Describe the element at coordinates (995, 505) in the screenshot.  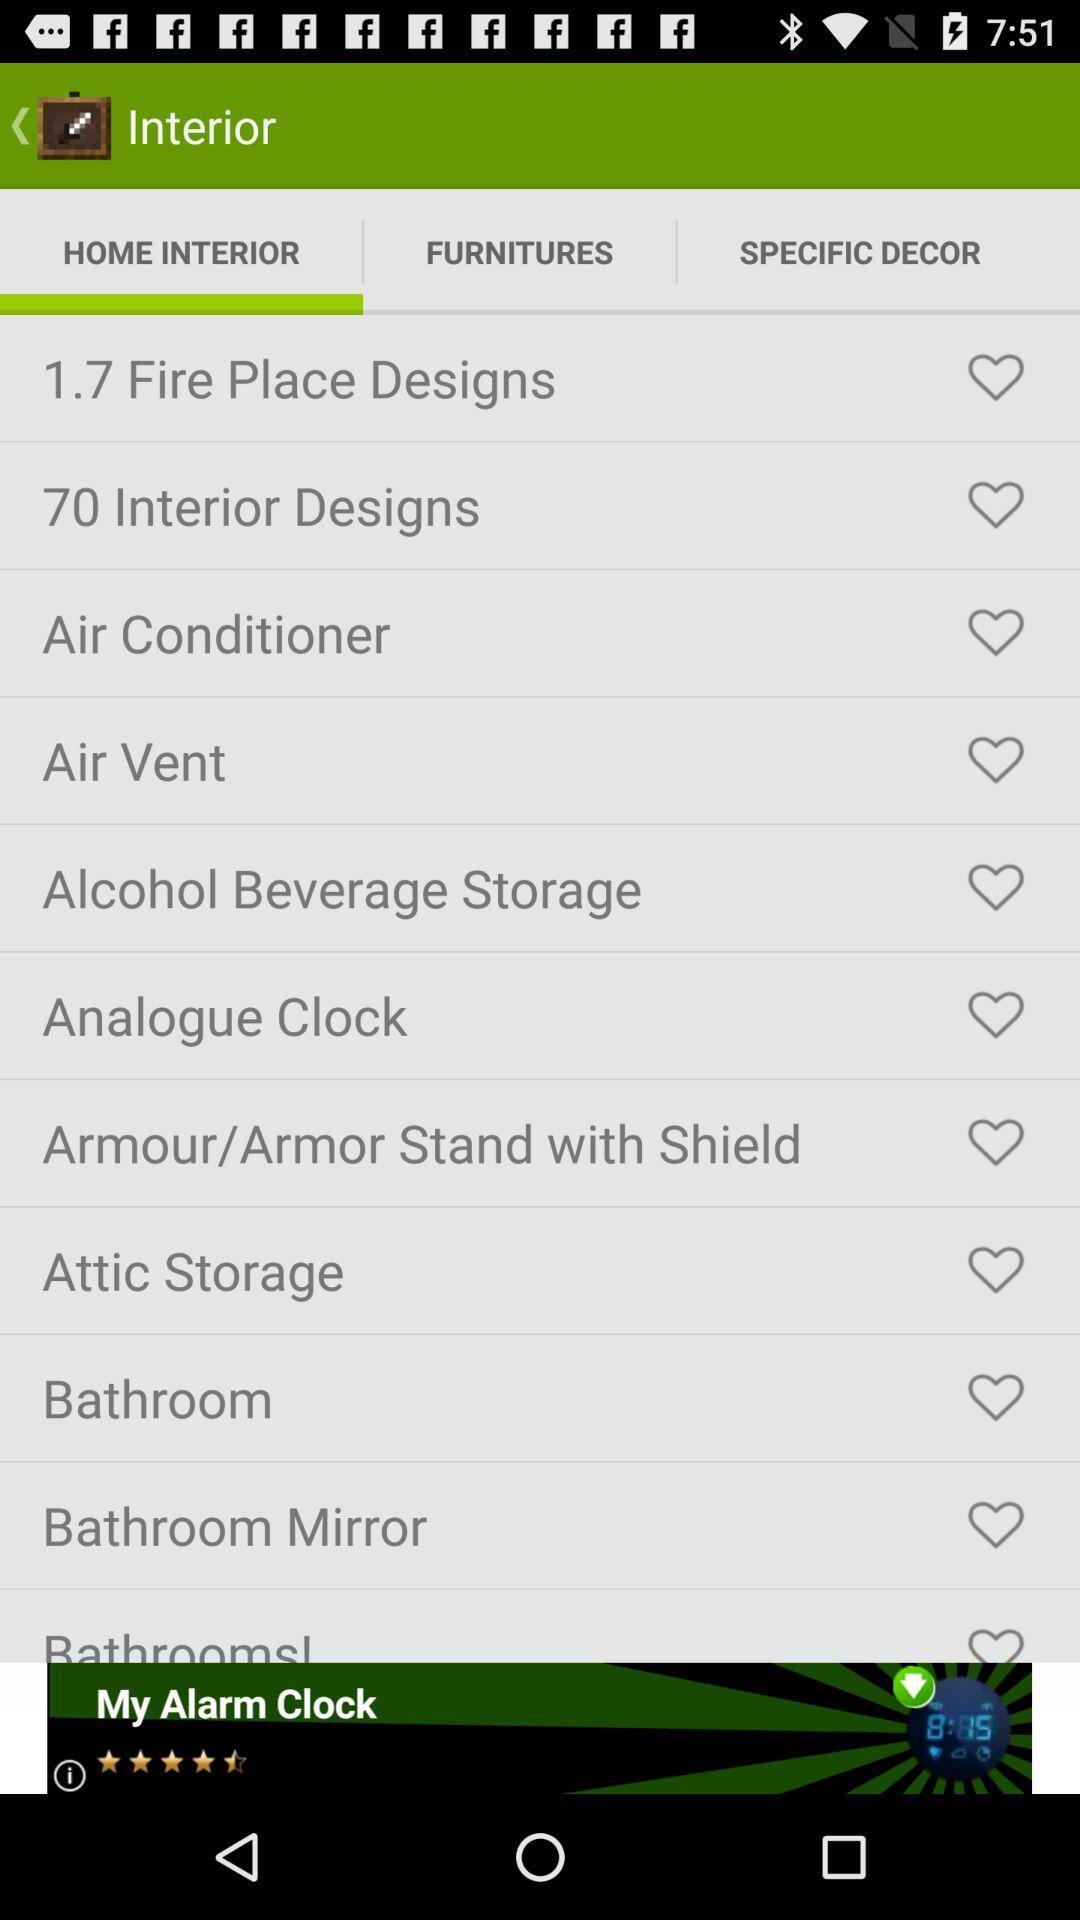
I see `to favorites` at that location.